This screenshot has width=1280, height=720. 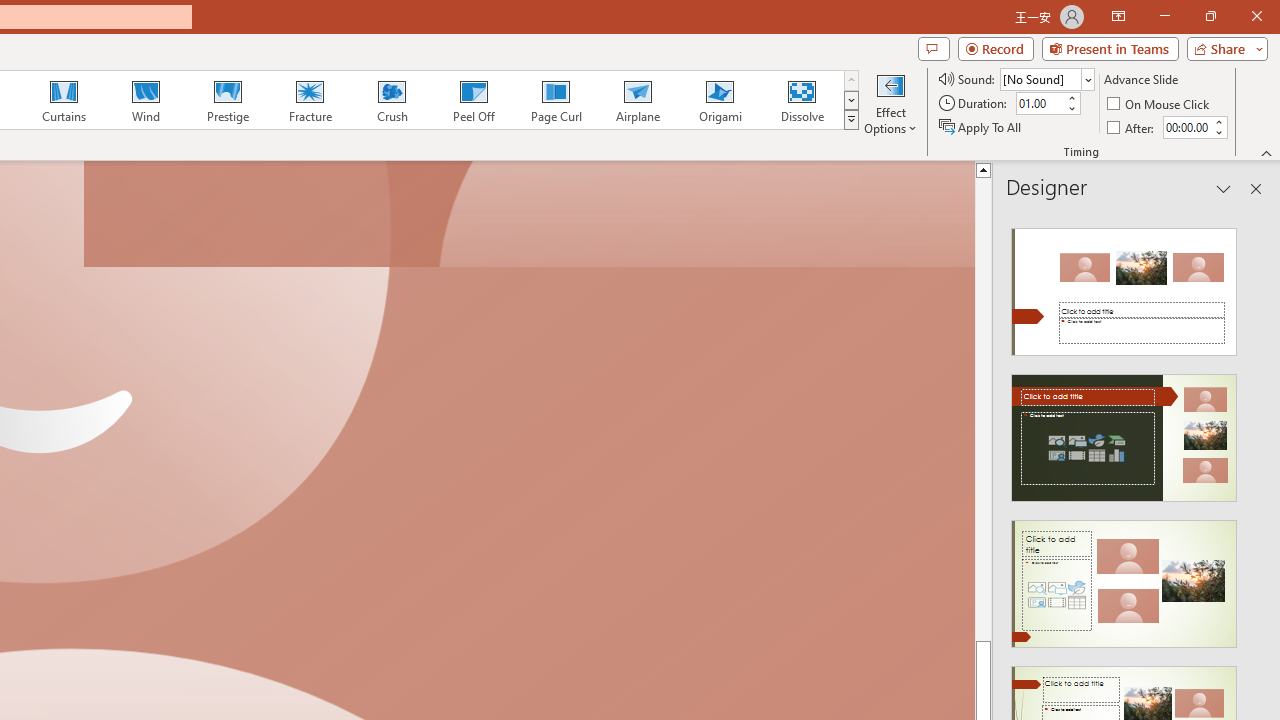 What do you see at coordinates (720, 100) in the screenshot?
I see `'Origami'` at bounding box center [720, 100].